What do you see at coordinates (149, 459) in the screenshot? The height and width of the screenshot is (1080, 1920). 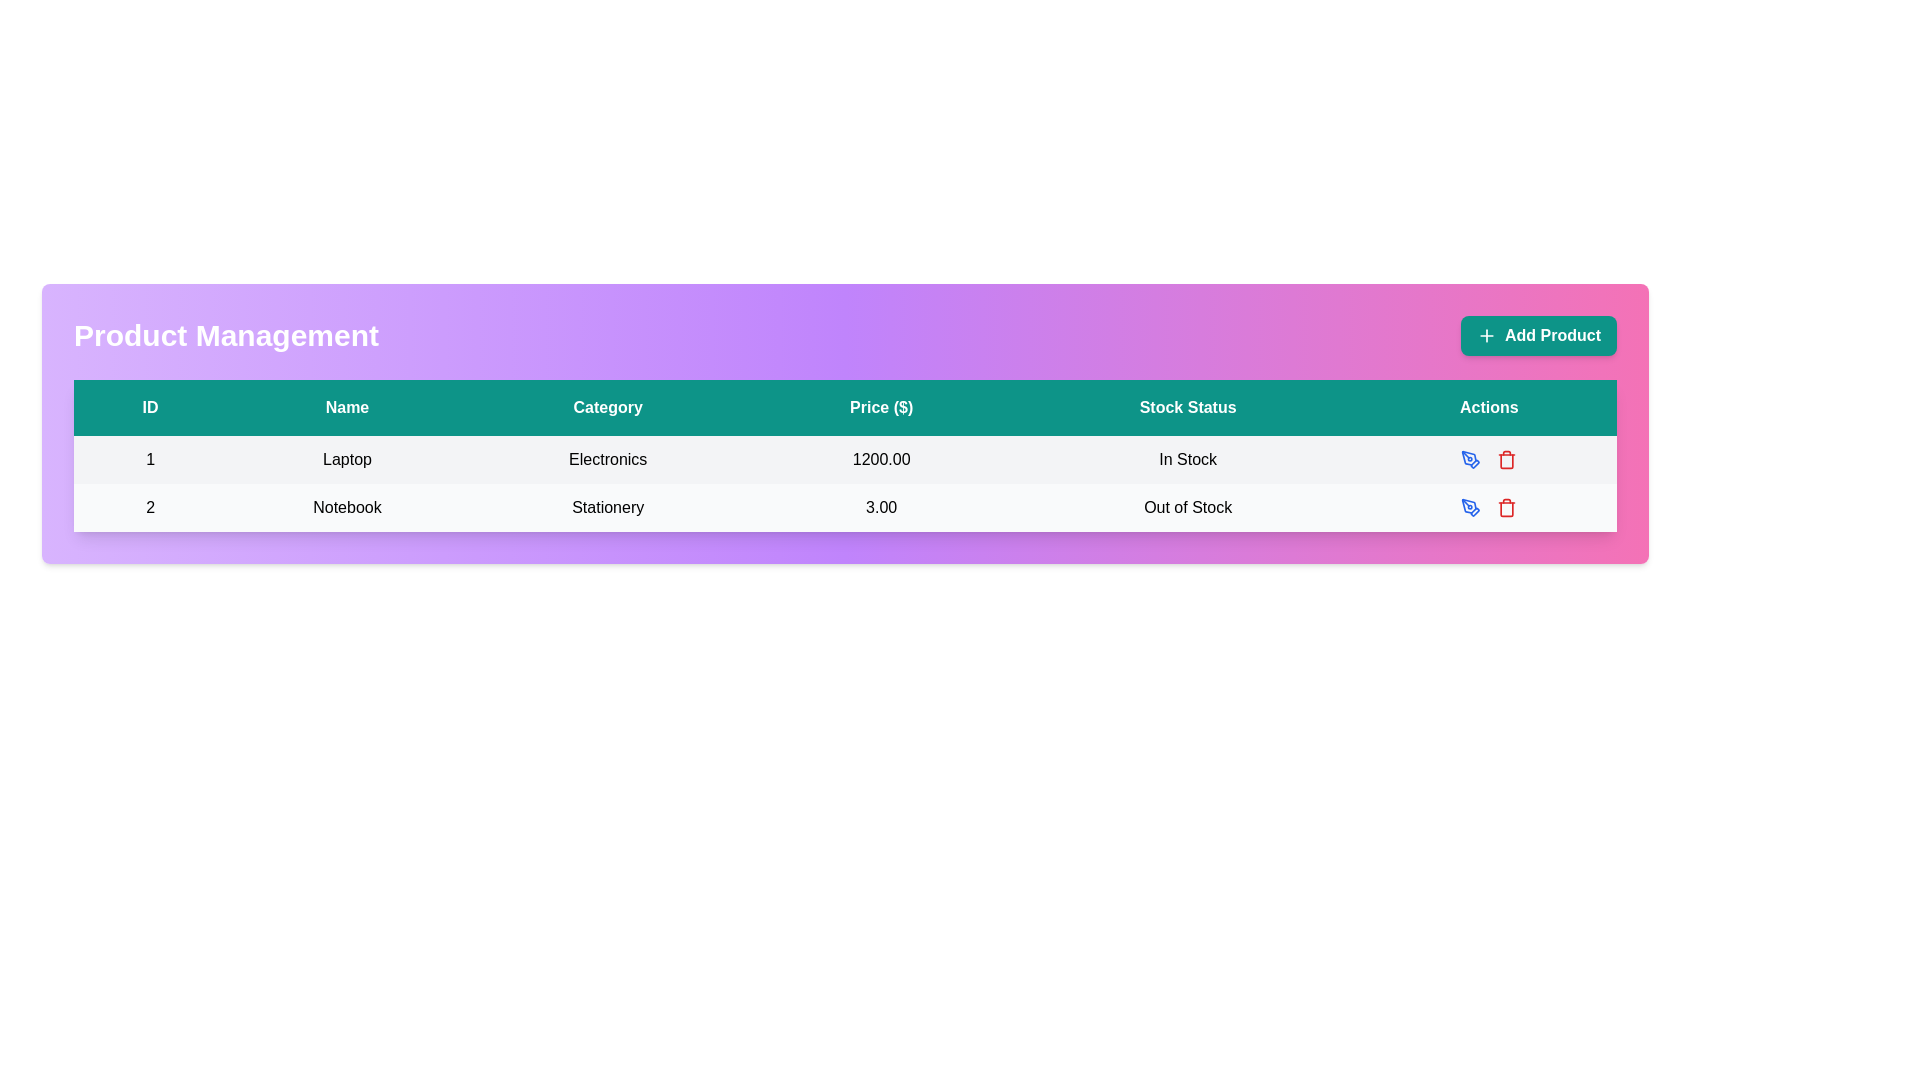 I see `the static text cell in the ID column of the first row of the data table, which serves as an identifier for the row` at bounding box center [149, 459].